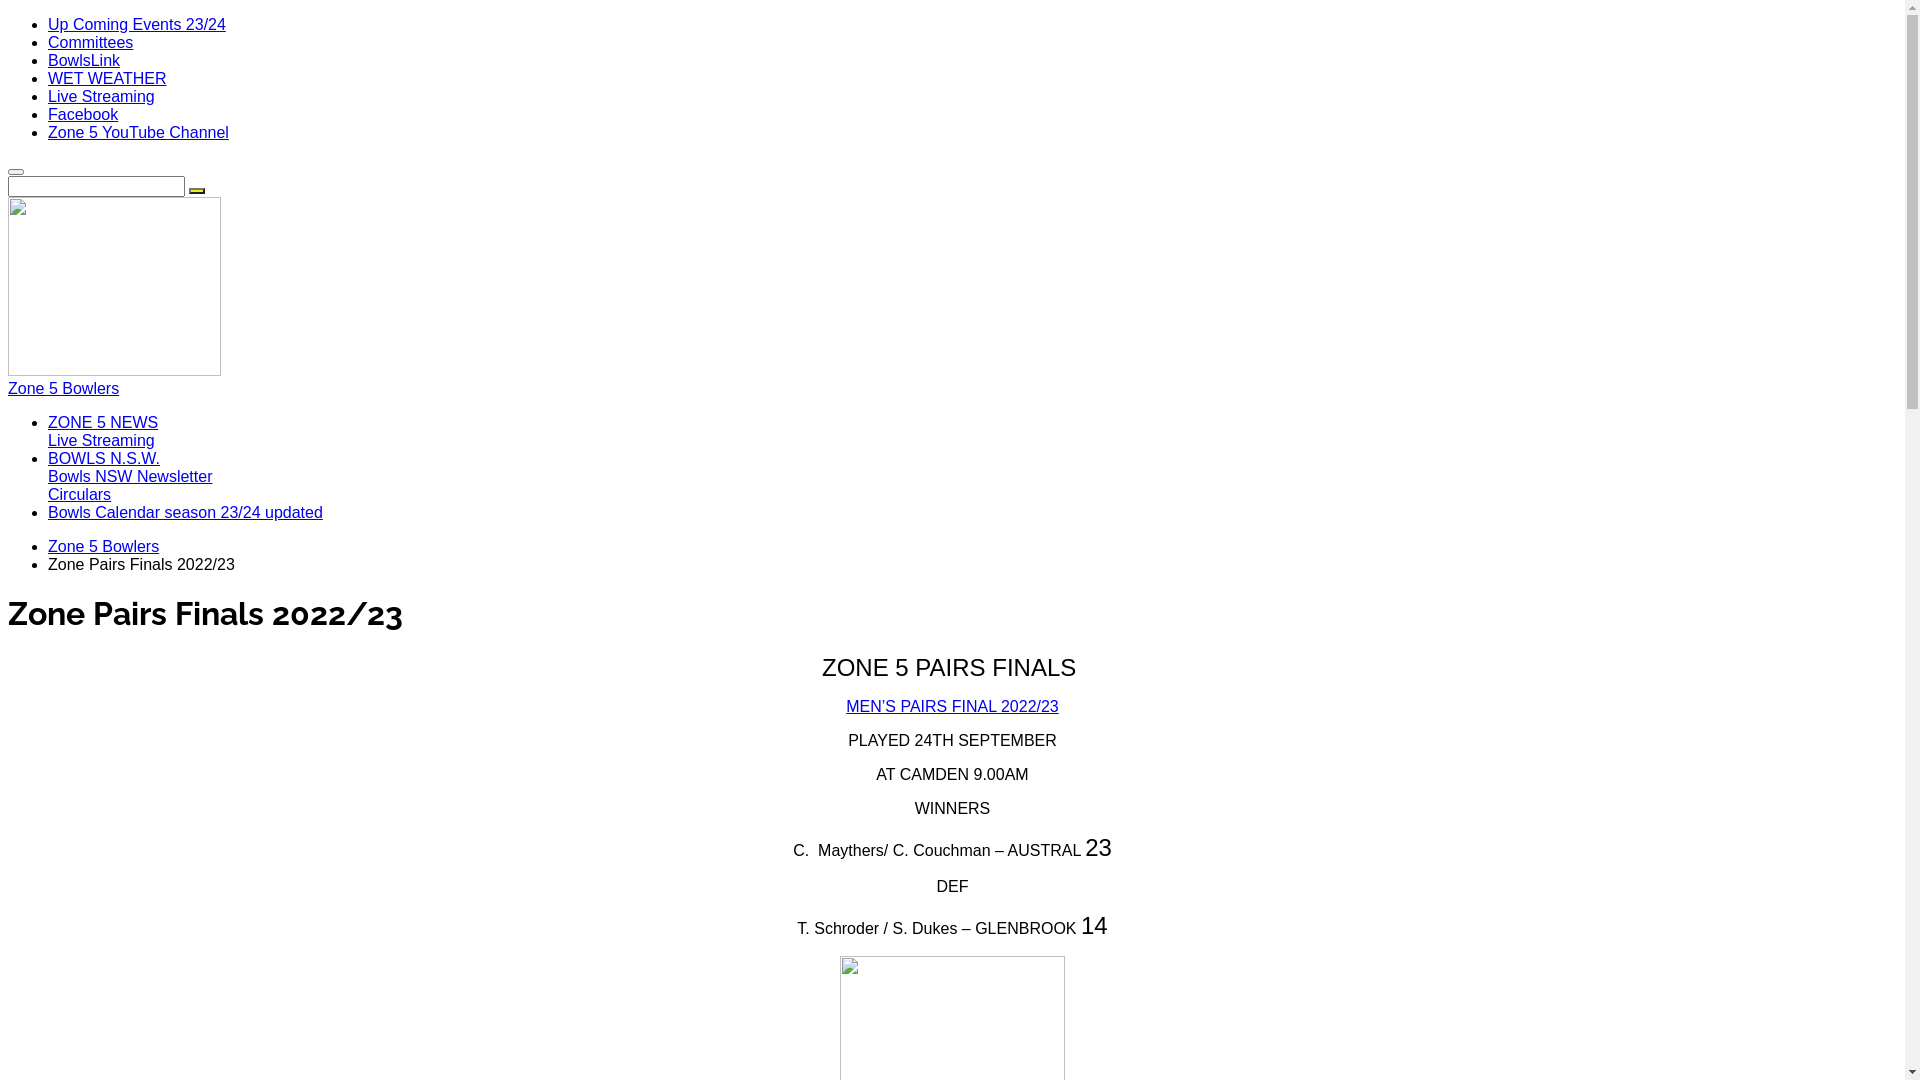 The image size is (1920, 1080). Describe the element at coordinates (102, 546) in the screenshot. I see `'Zone 5 Bowlers'` at that location.